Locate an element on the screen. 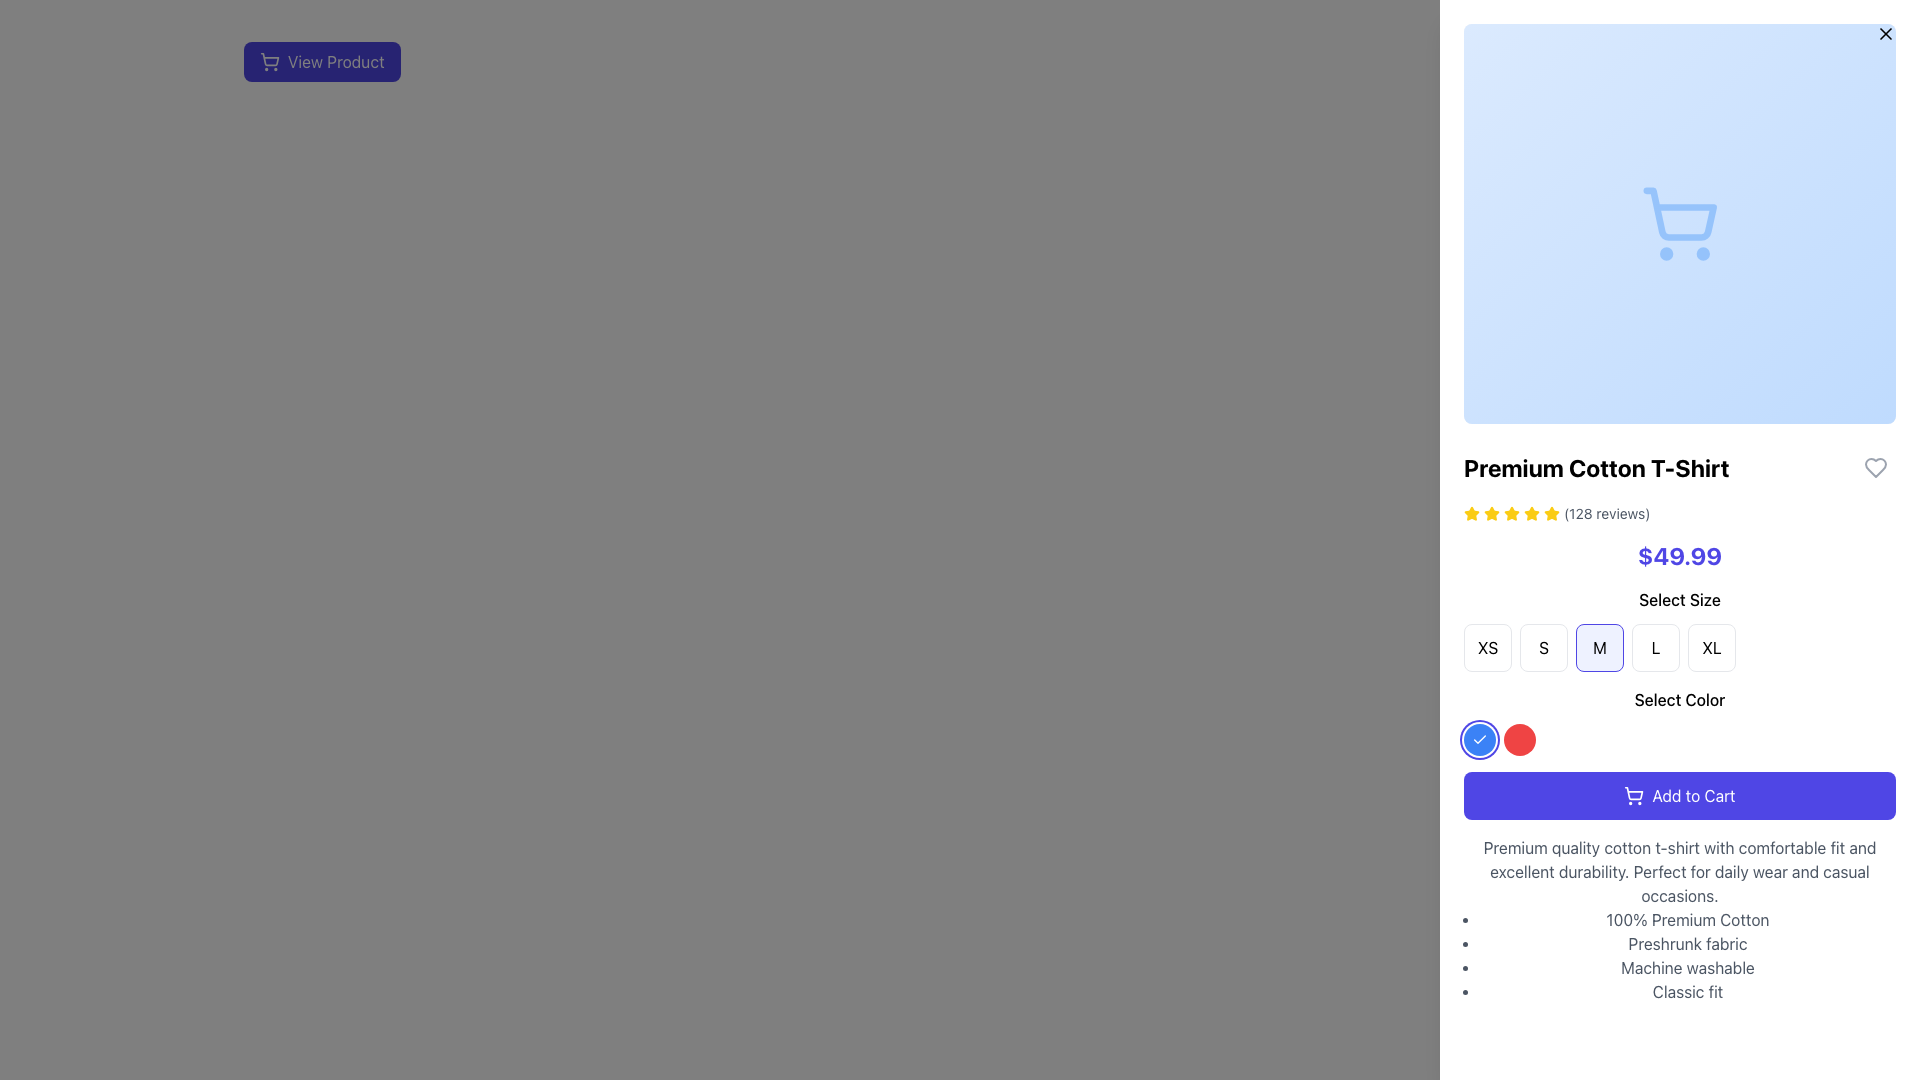 The image size is (1920, 1080). the fifth star icon in the rating display for the 'Premium Cotton T-Shirt', which is bright yellow and part of a sequence of six stars is located at coordinates (1512, 512).